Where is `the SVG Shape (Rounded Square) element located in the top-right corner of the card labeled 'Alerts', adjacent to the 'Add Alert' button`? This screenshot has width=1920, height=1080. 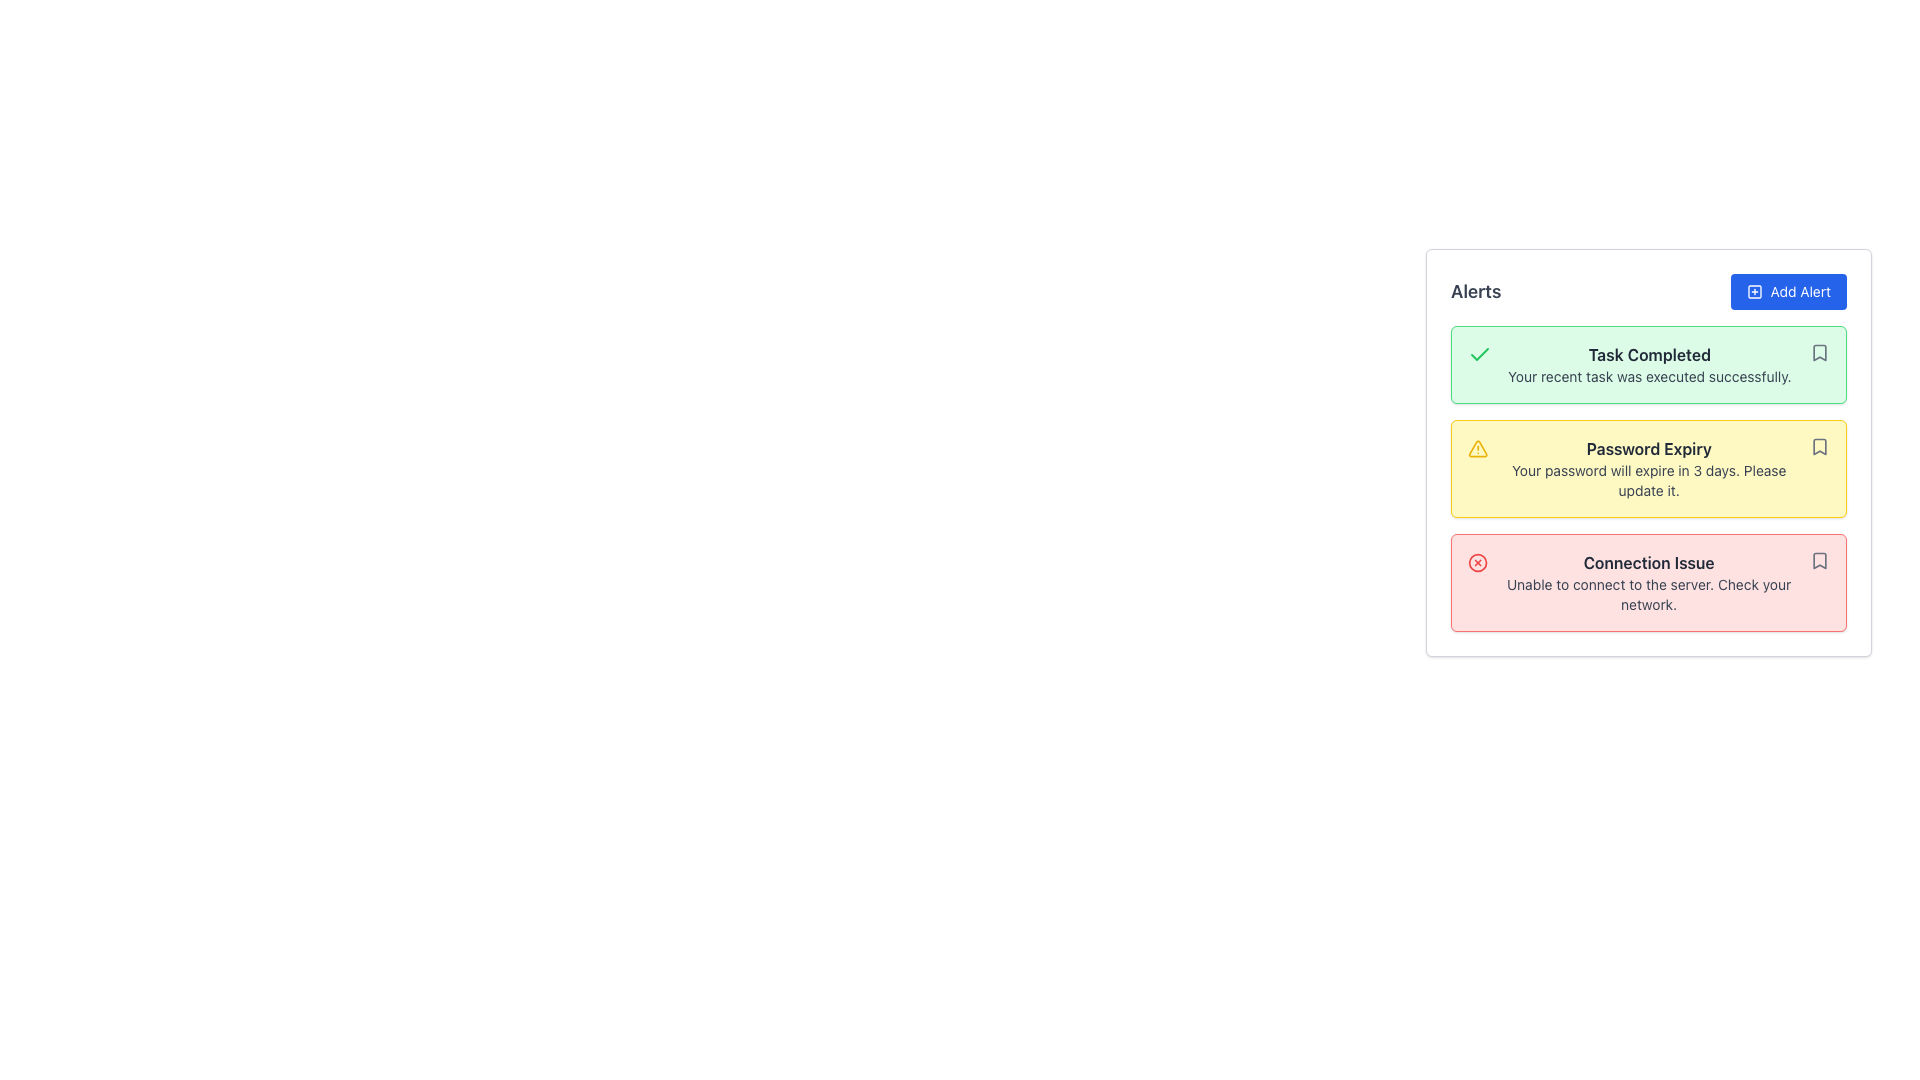
the SVG Shape (Rounded Square) element located in the top-right corner of the card labeled 'Alerts', adjacent to the 'Add Alert' button is located at coordinates (1753, 292).